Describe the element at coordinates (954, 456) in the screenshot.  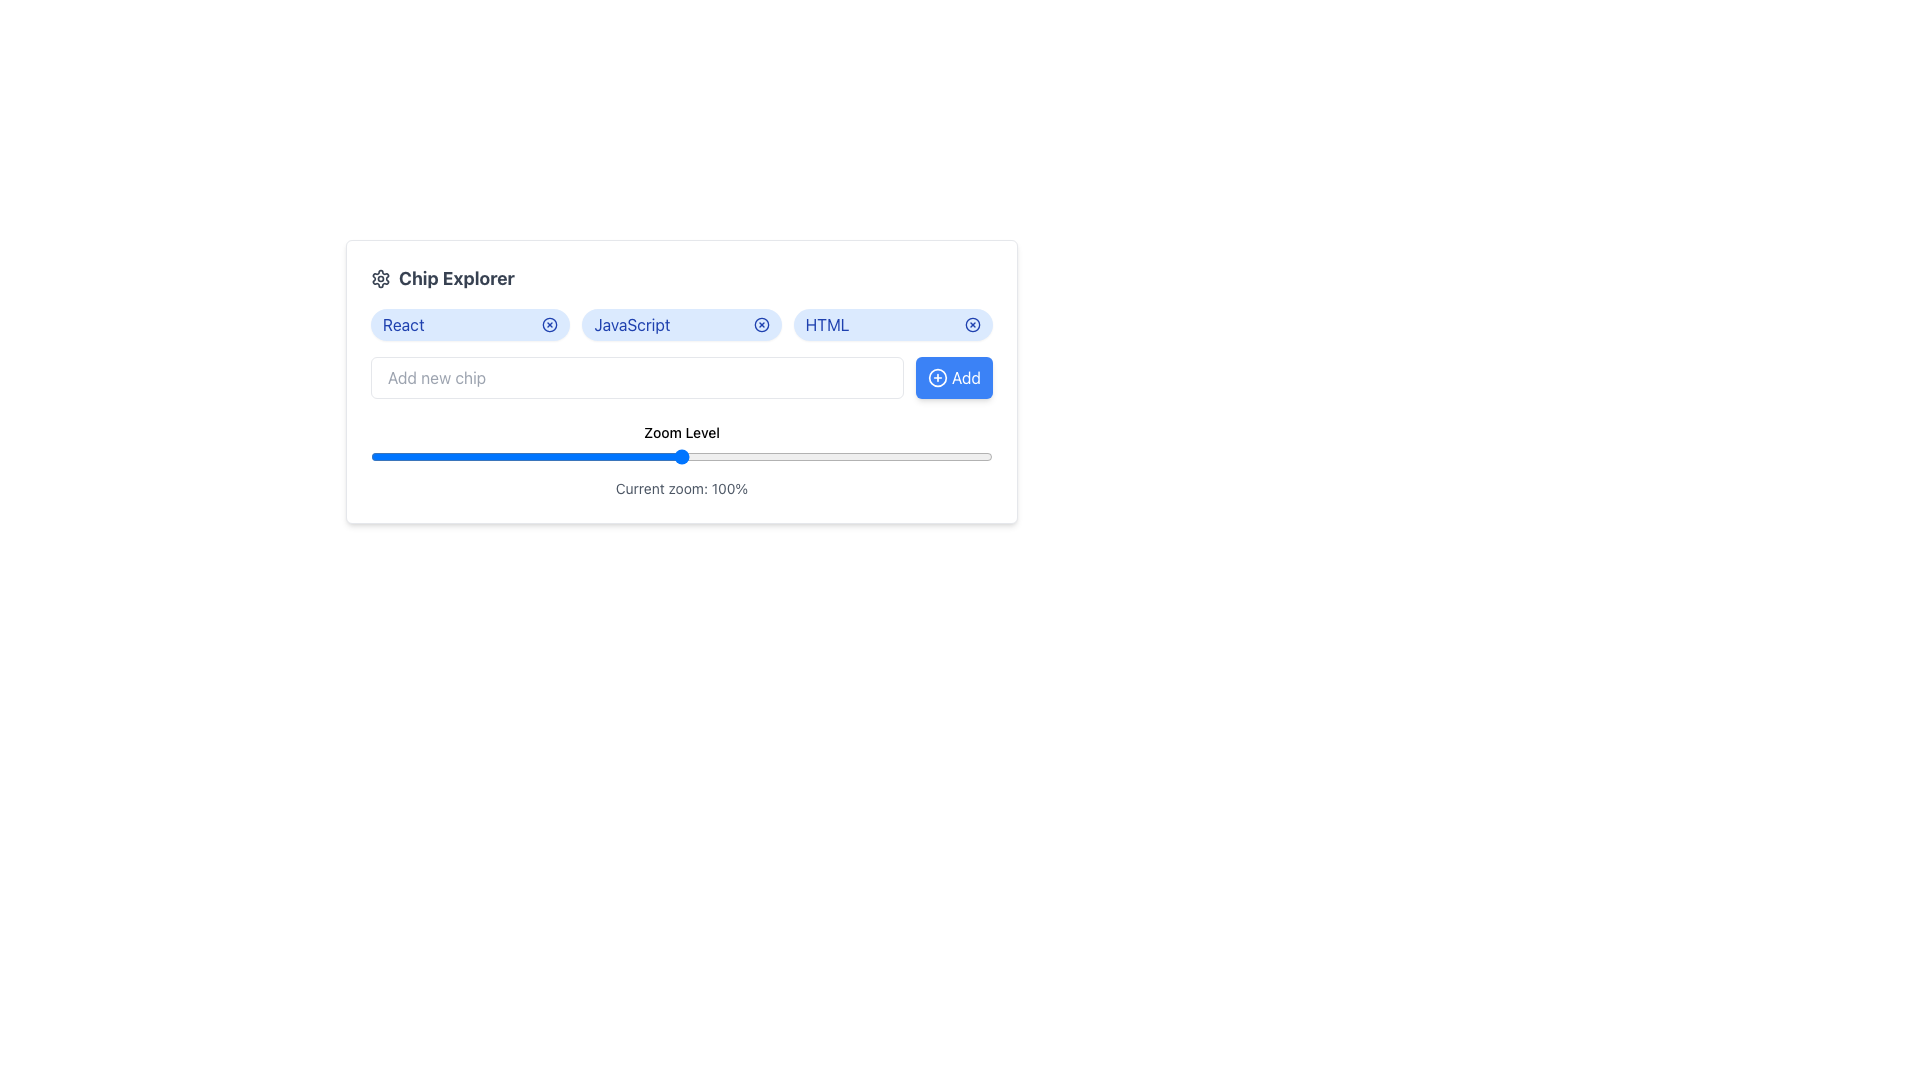
I see `zoom level` at that location.